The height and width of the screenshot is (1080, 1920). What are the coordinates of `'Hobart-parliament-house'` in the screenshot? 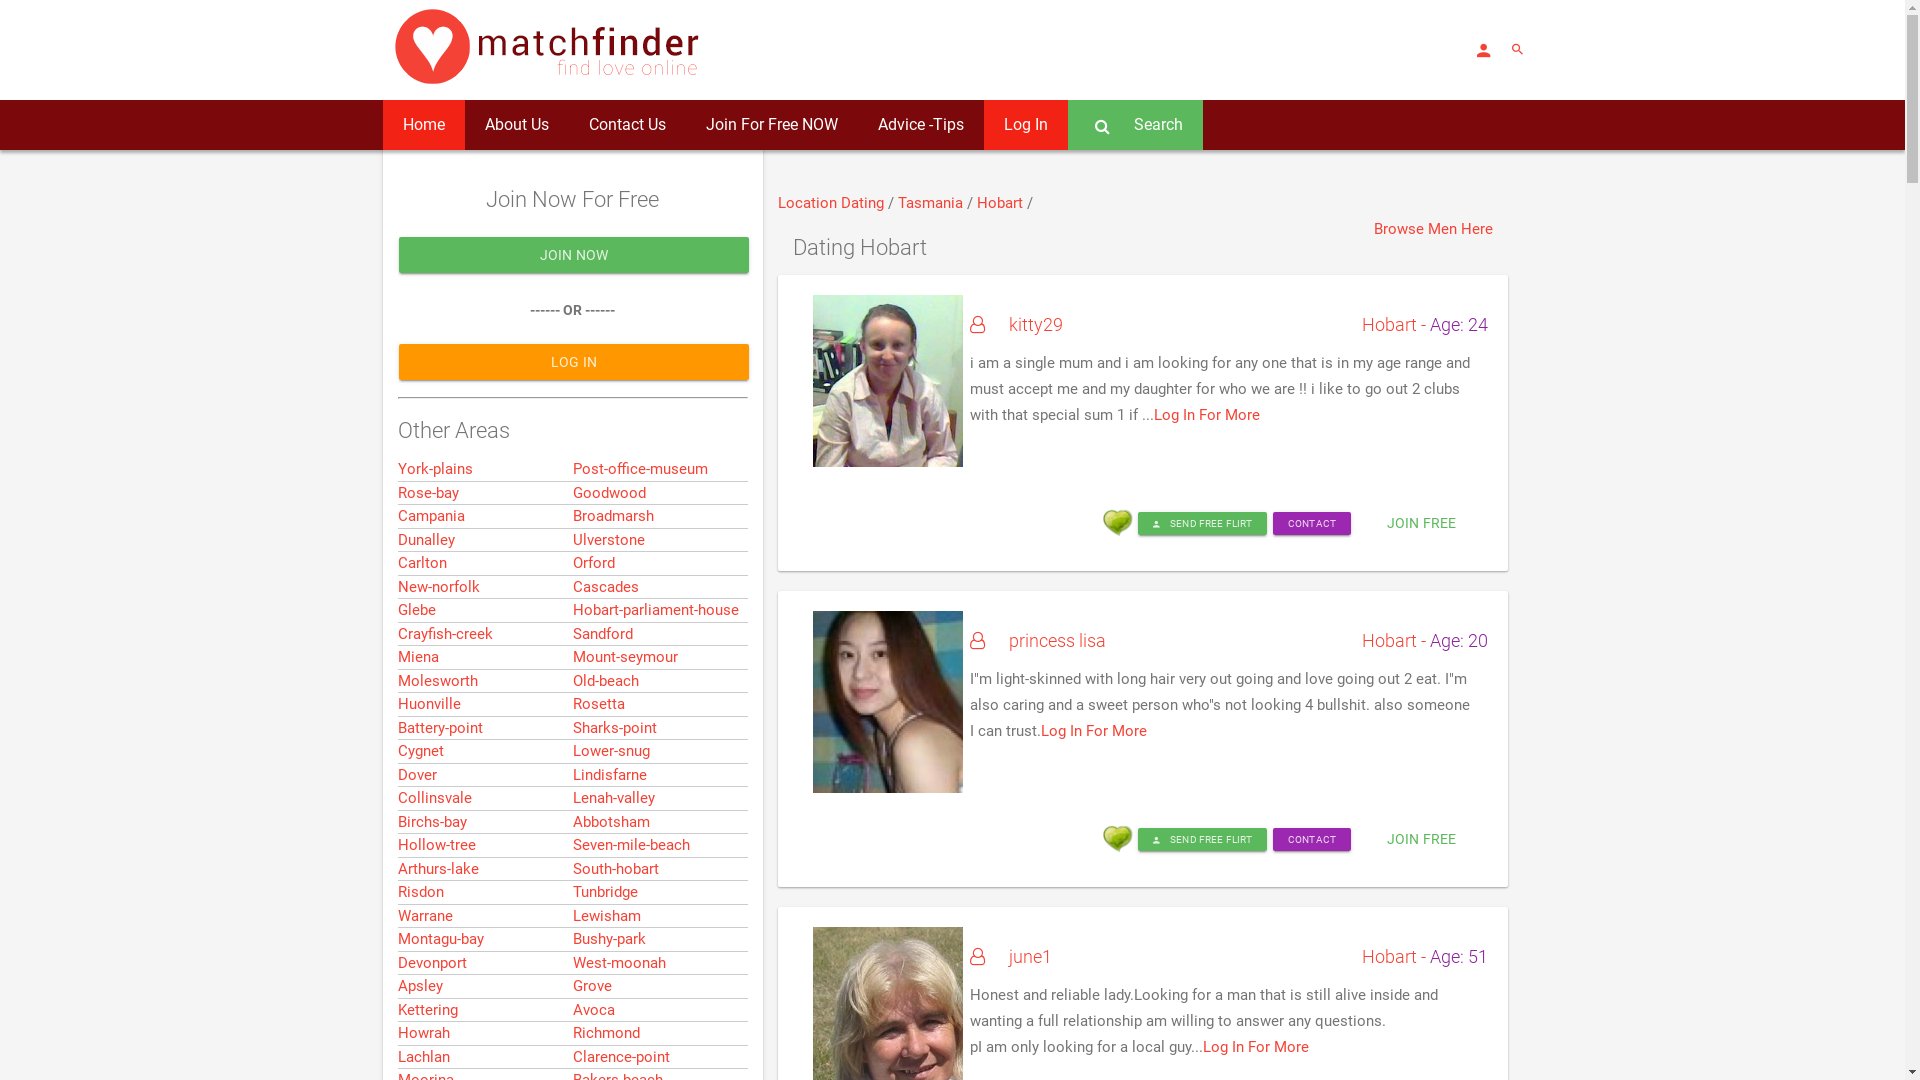 It's located at (654, 608).